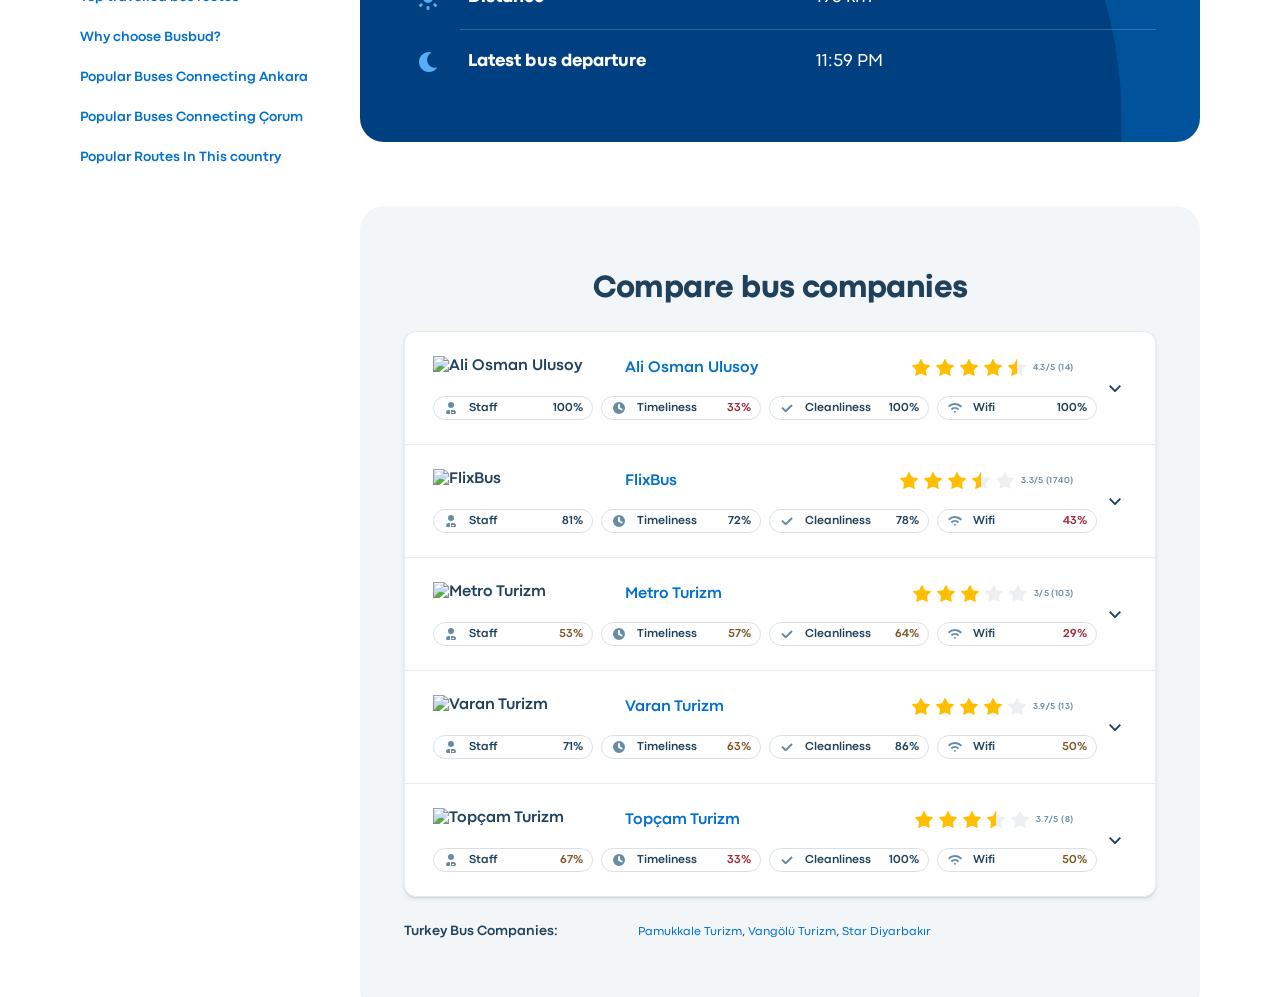 The width and height of the screenshot is (1280, 997). I want to click on 'Why choose Busbud?', so click(149, 35).